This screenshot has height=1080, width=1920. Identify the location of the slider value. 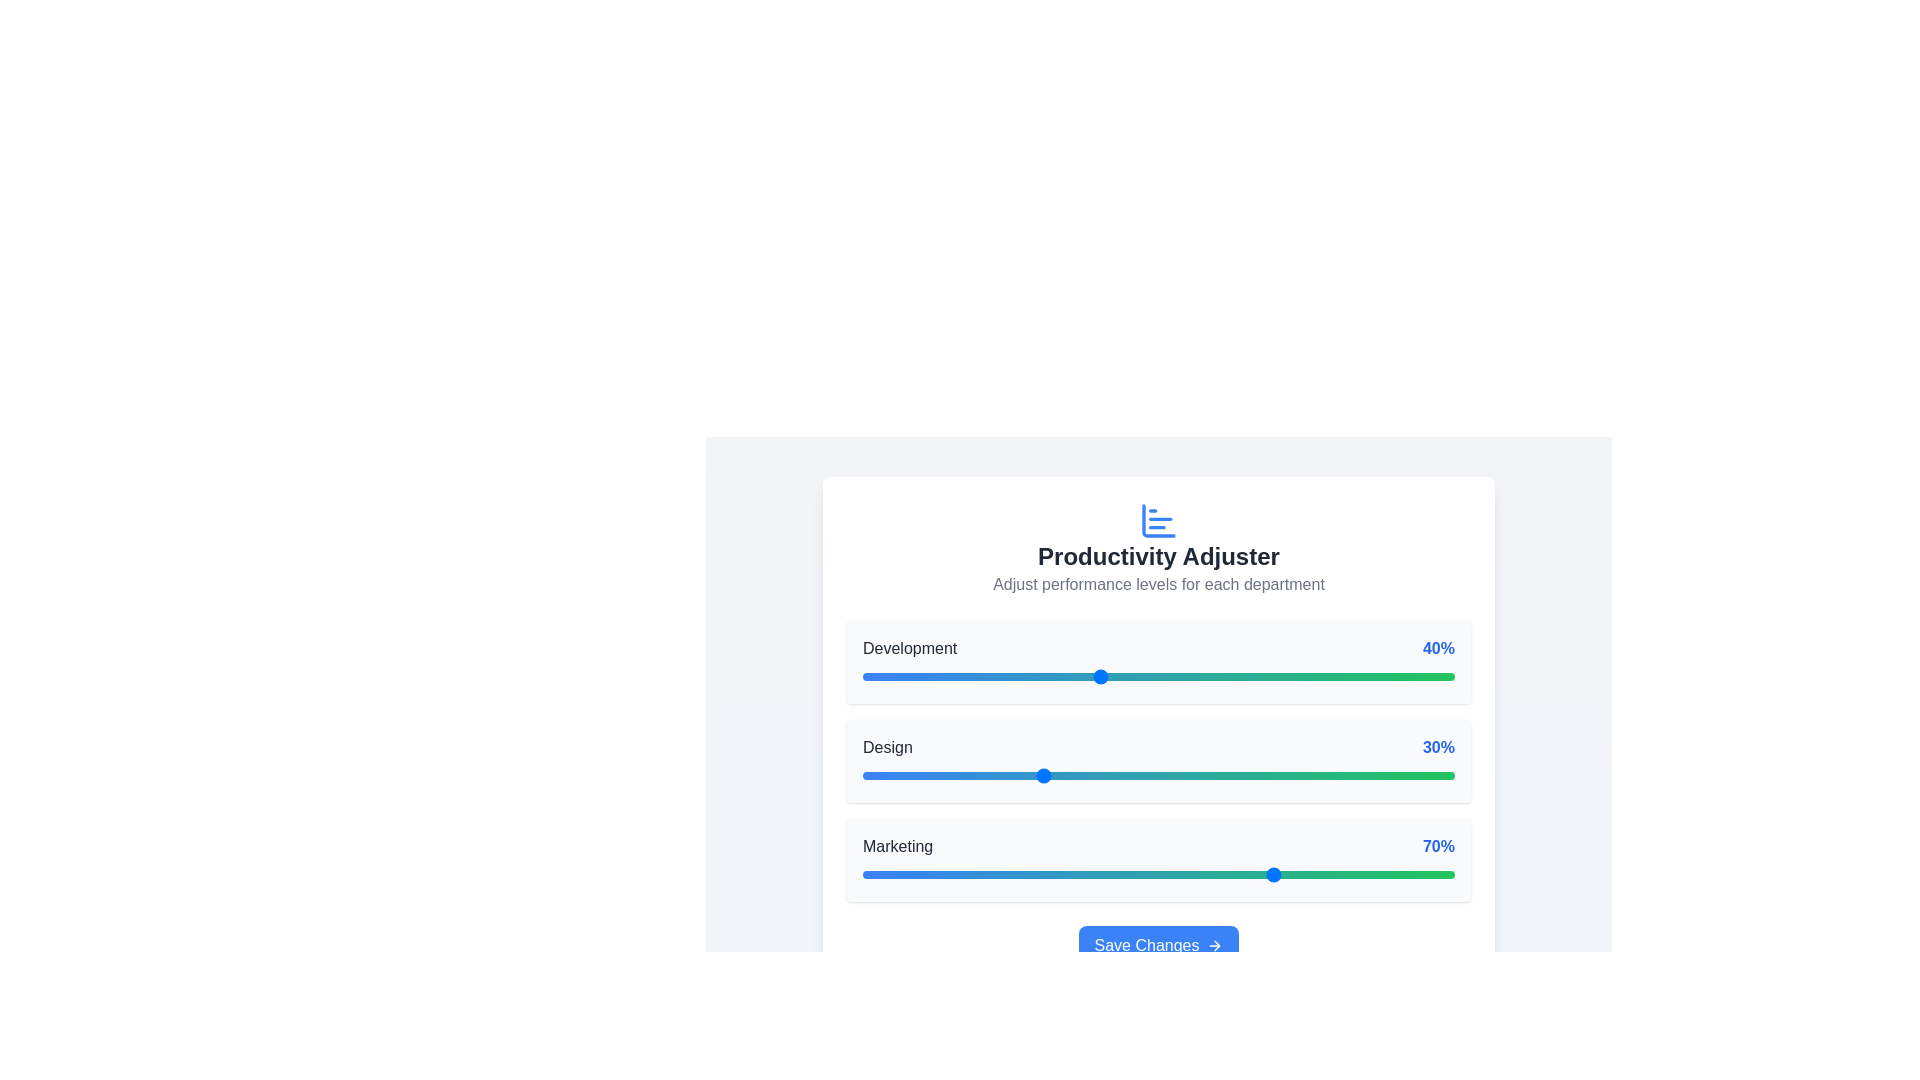
(891, 676).